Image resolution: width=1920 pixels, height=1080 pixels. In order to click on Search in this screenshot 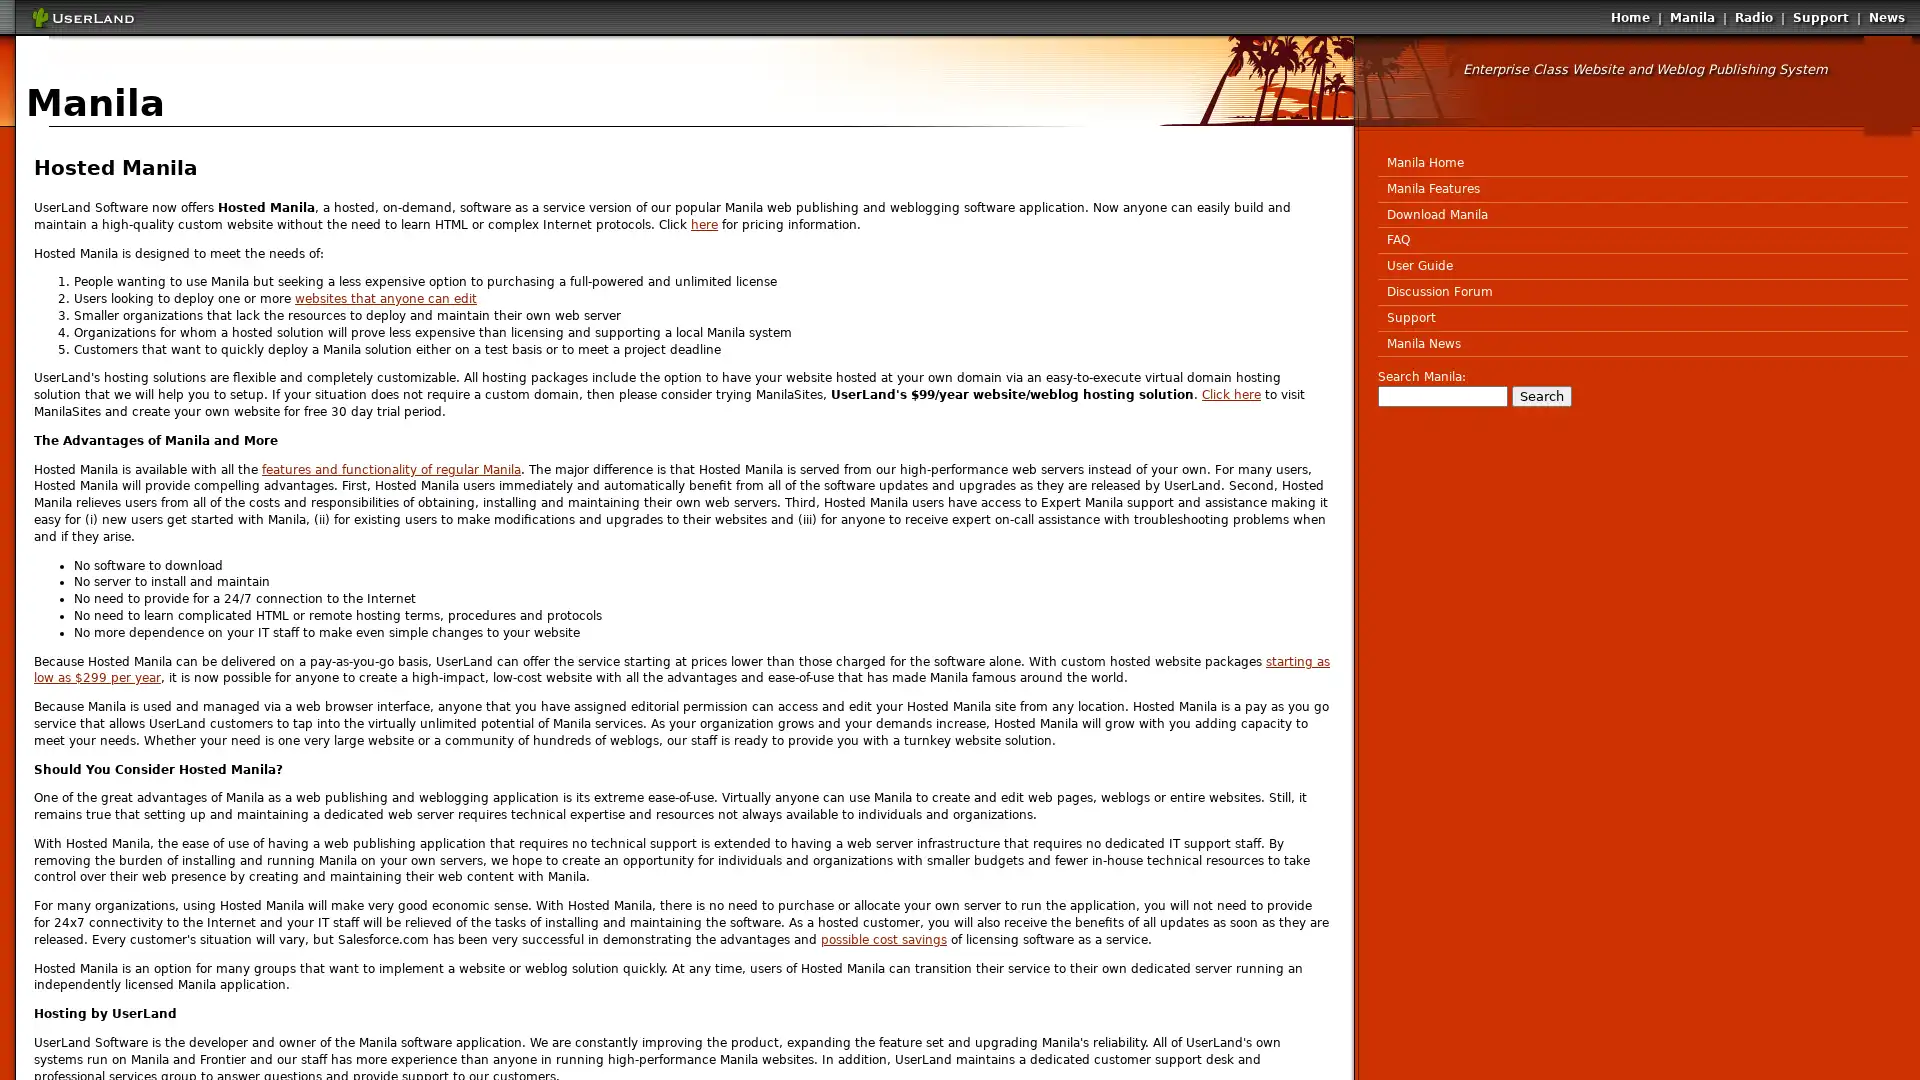, I will do `click(1540, 396)`.